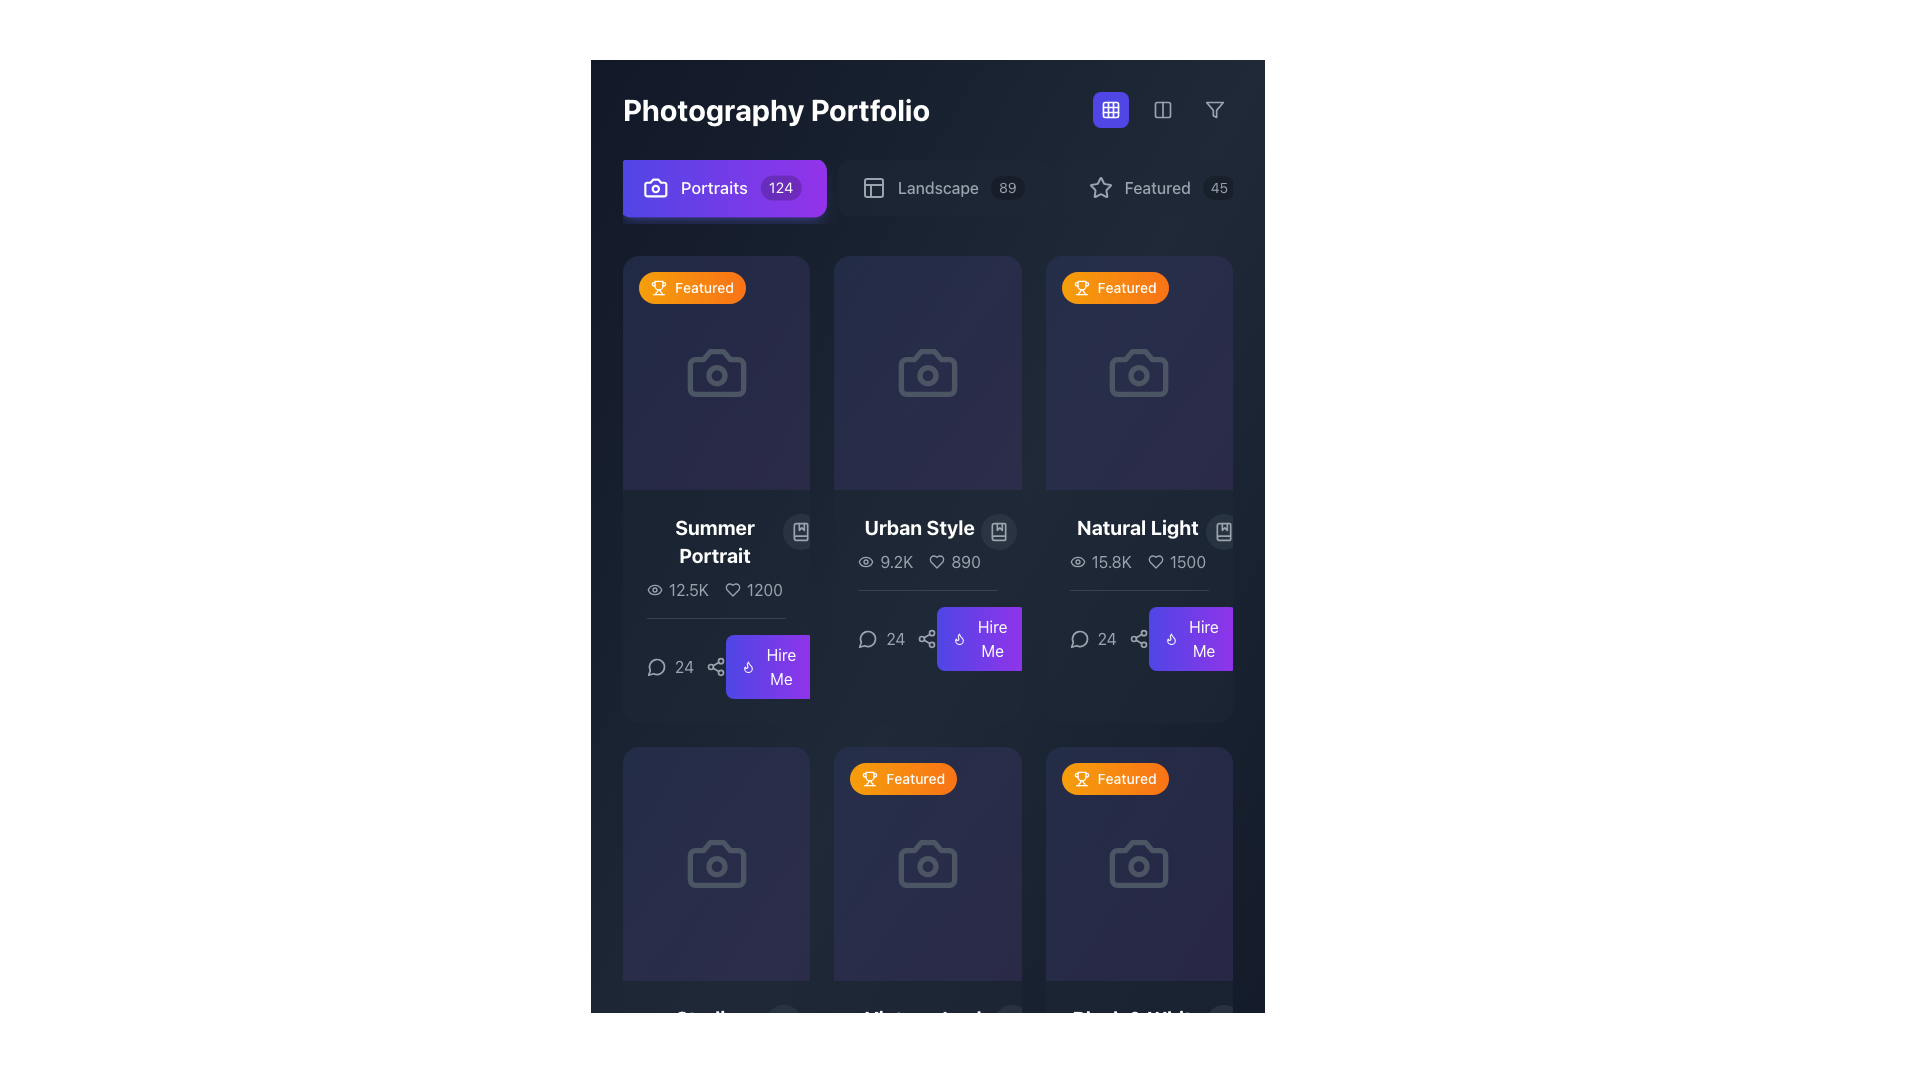 The image size is (1920, 1080). What do you see at coordinates (926, 630) in the screenshot?
I see `the interactive share or connect icon located within the 'Urban Style' card, adjacent to the comment count and above the 'Hire Me' button` at bounding box center [926, 630].